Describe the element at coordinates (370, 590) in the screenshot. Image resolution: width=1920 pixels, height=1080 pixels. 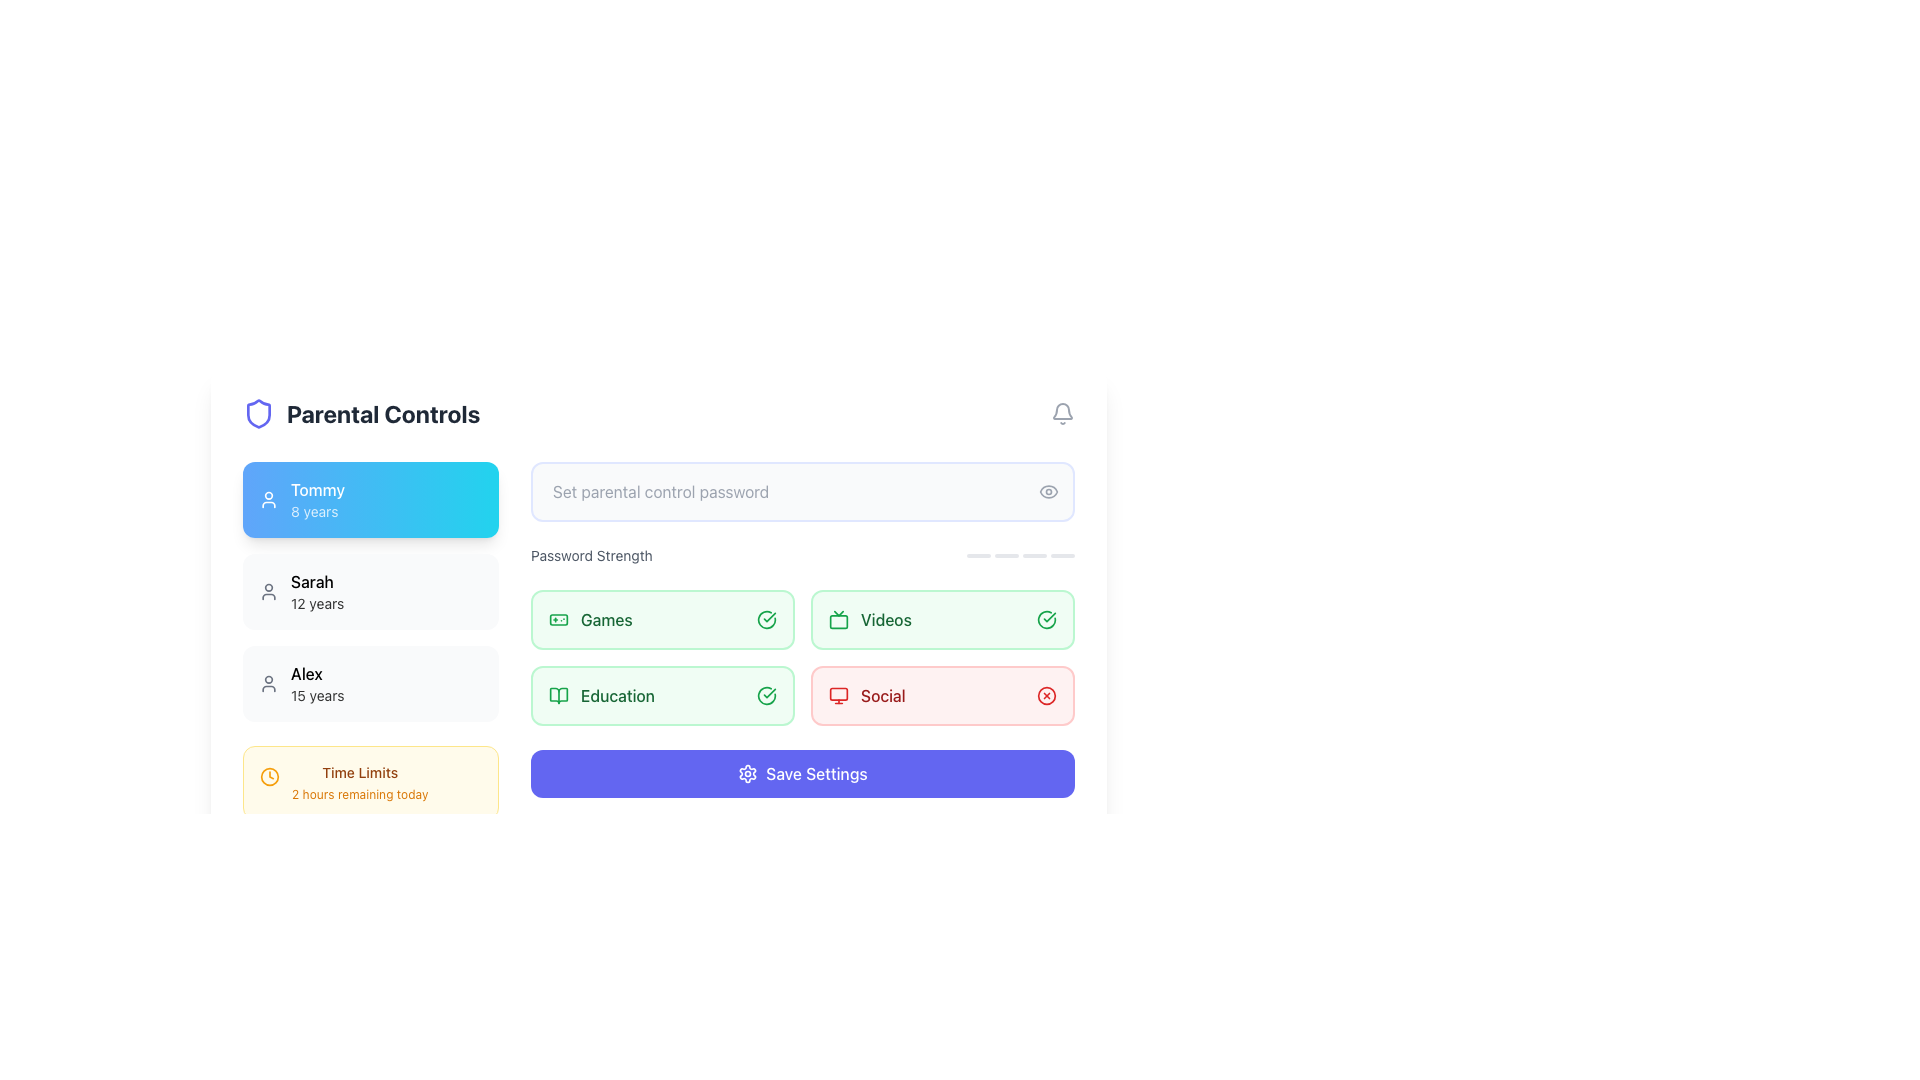
I see `the user information card for Sarah, which is the second item in the vertical list of user cards` at that location.